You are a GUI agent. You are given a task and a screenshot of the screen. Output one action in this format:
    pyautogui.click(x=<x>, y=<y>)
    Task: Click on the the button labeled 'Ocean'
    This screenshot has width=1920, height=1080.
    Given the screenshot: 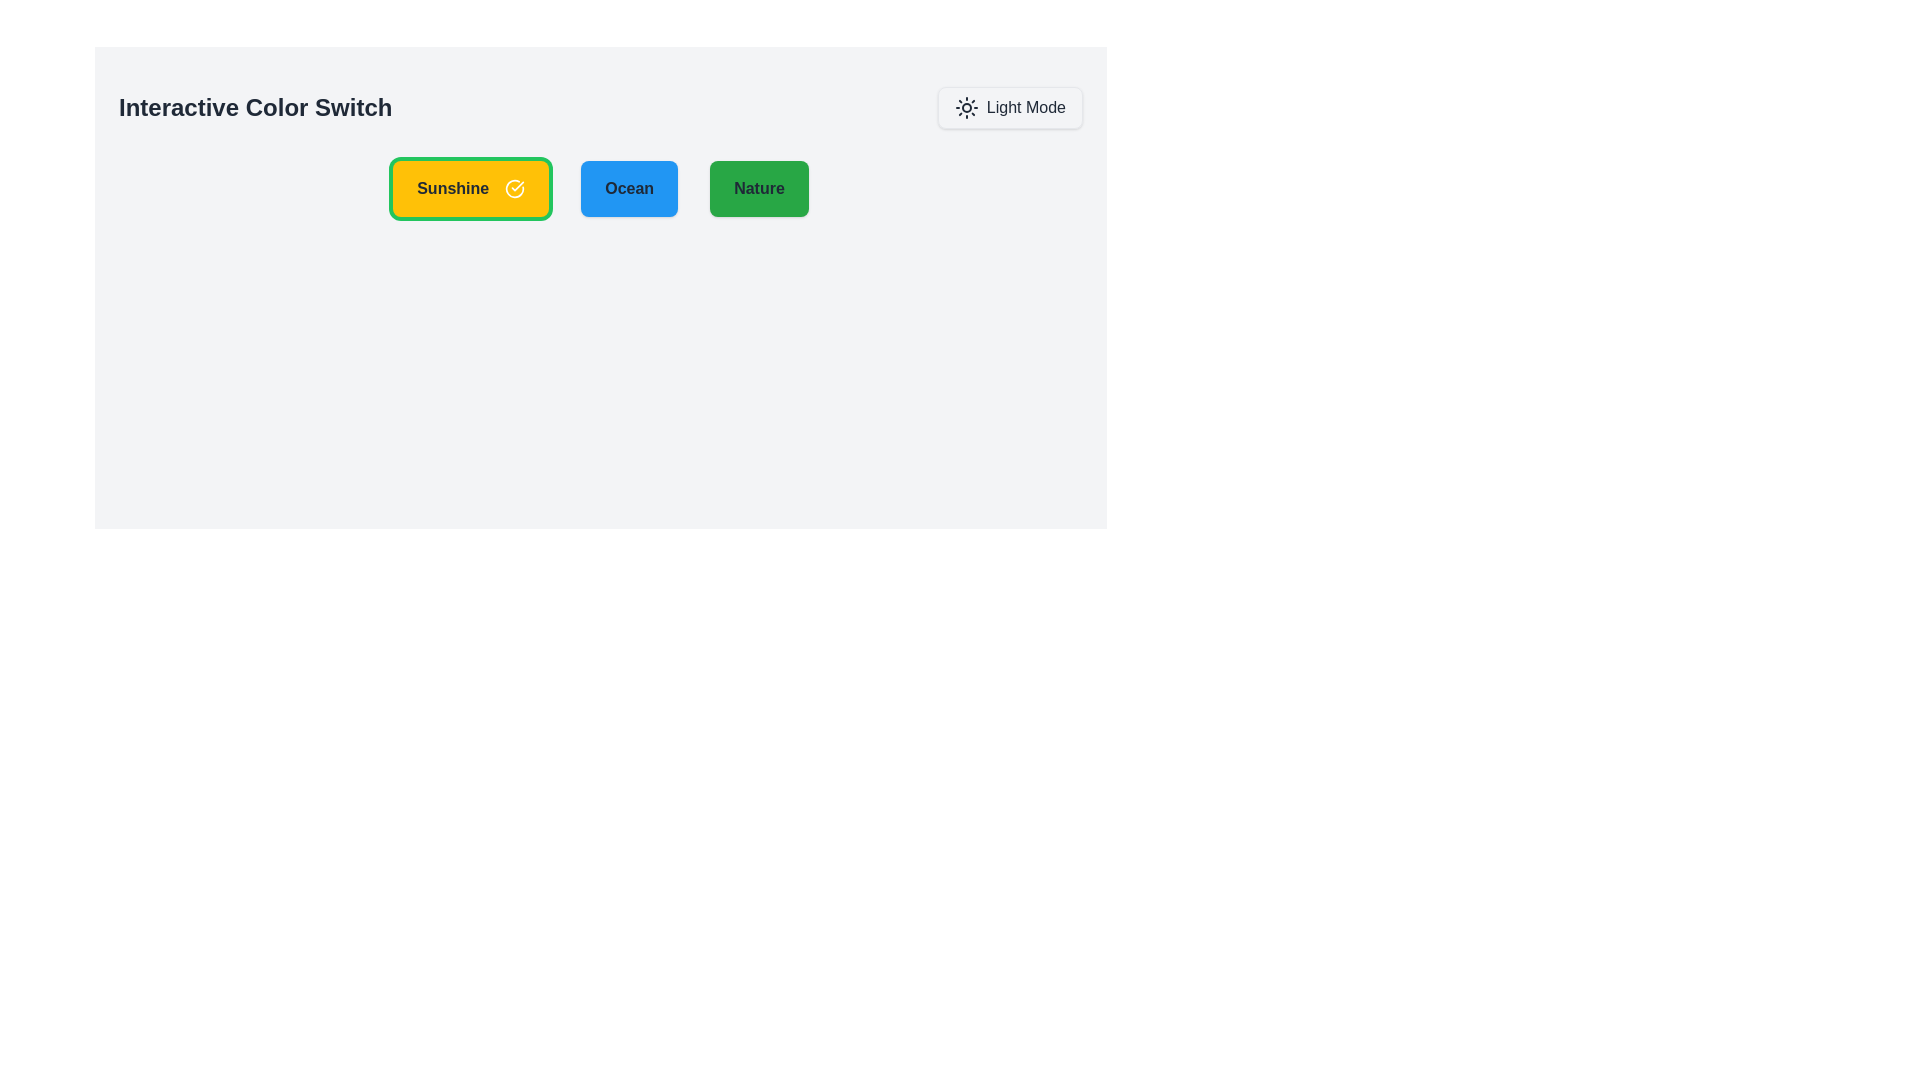 What is the action you would take?
    pyautogui.click(x=628, y=189)
    